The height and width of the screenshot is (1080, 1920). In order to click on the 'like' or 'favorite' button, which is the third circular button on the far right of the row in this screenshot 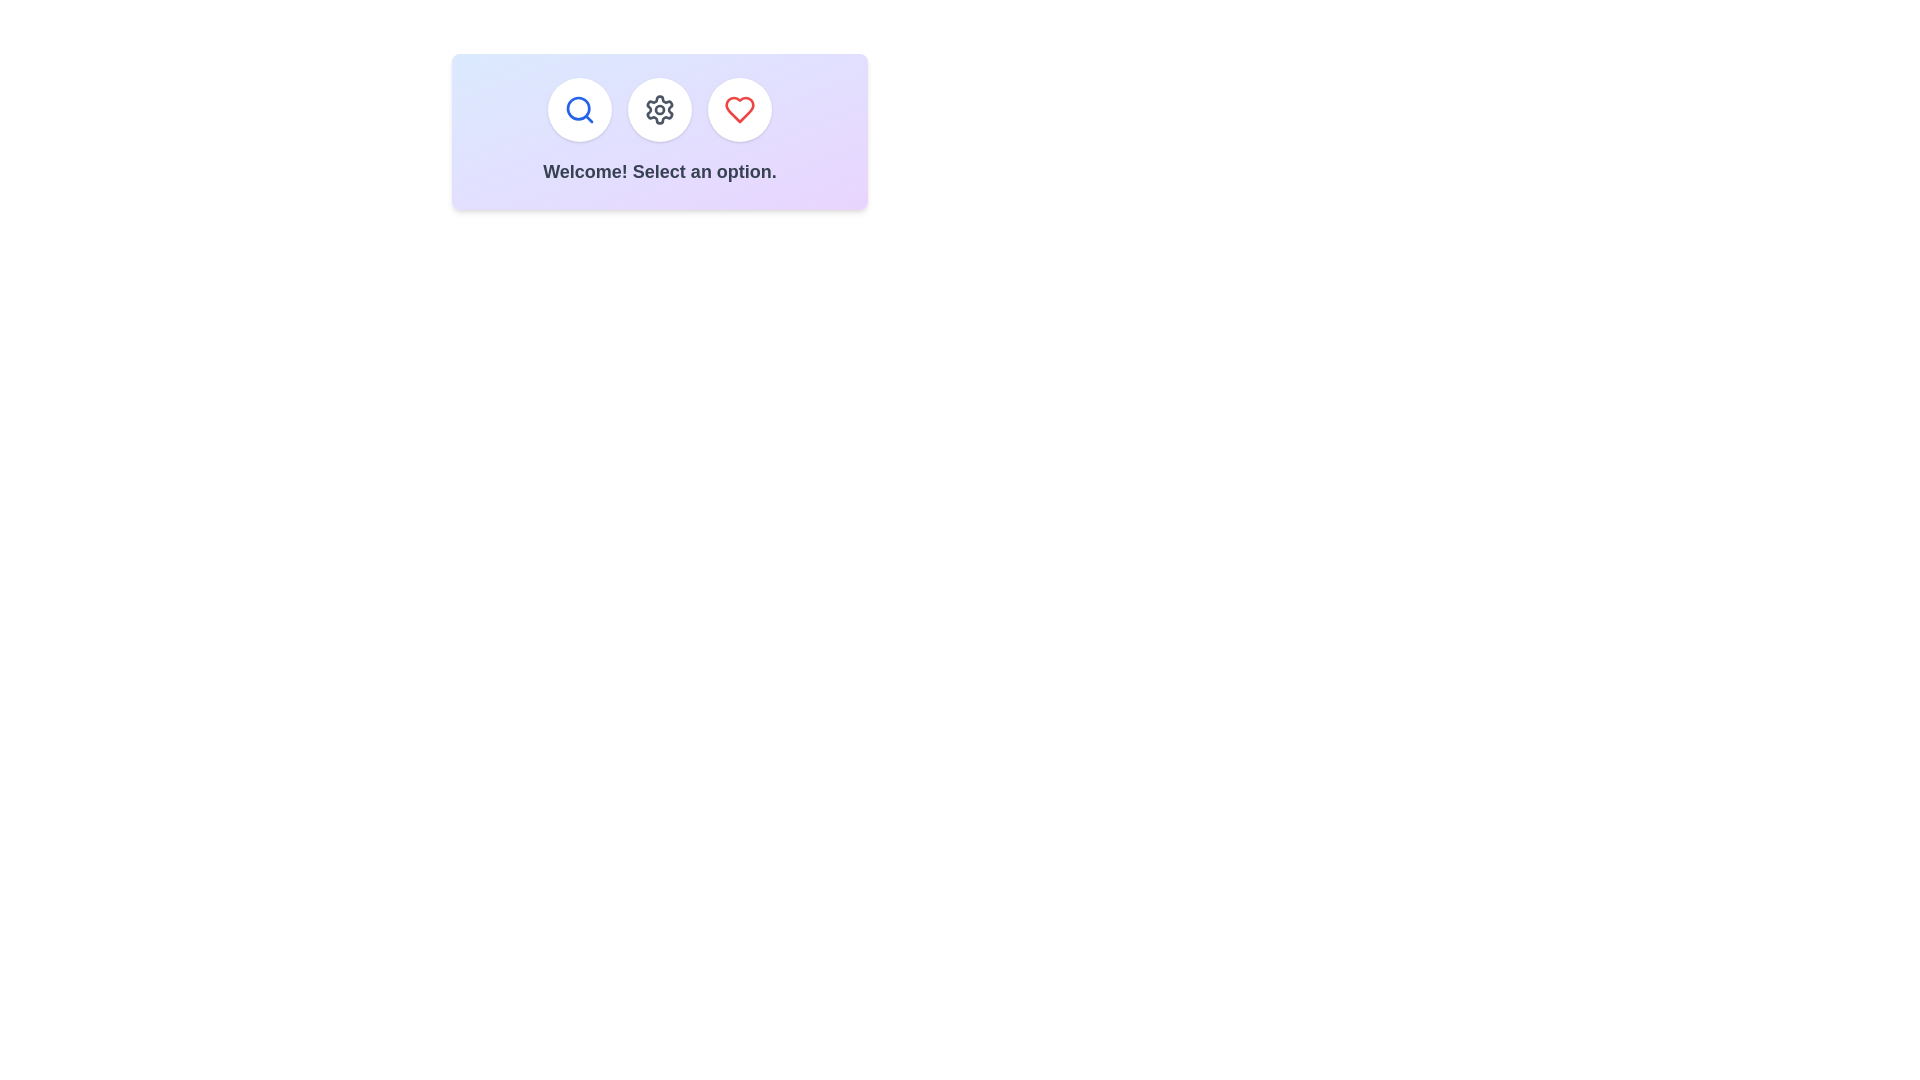, I will do `click(738, 110)`.